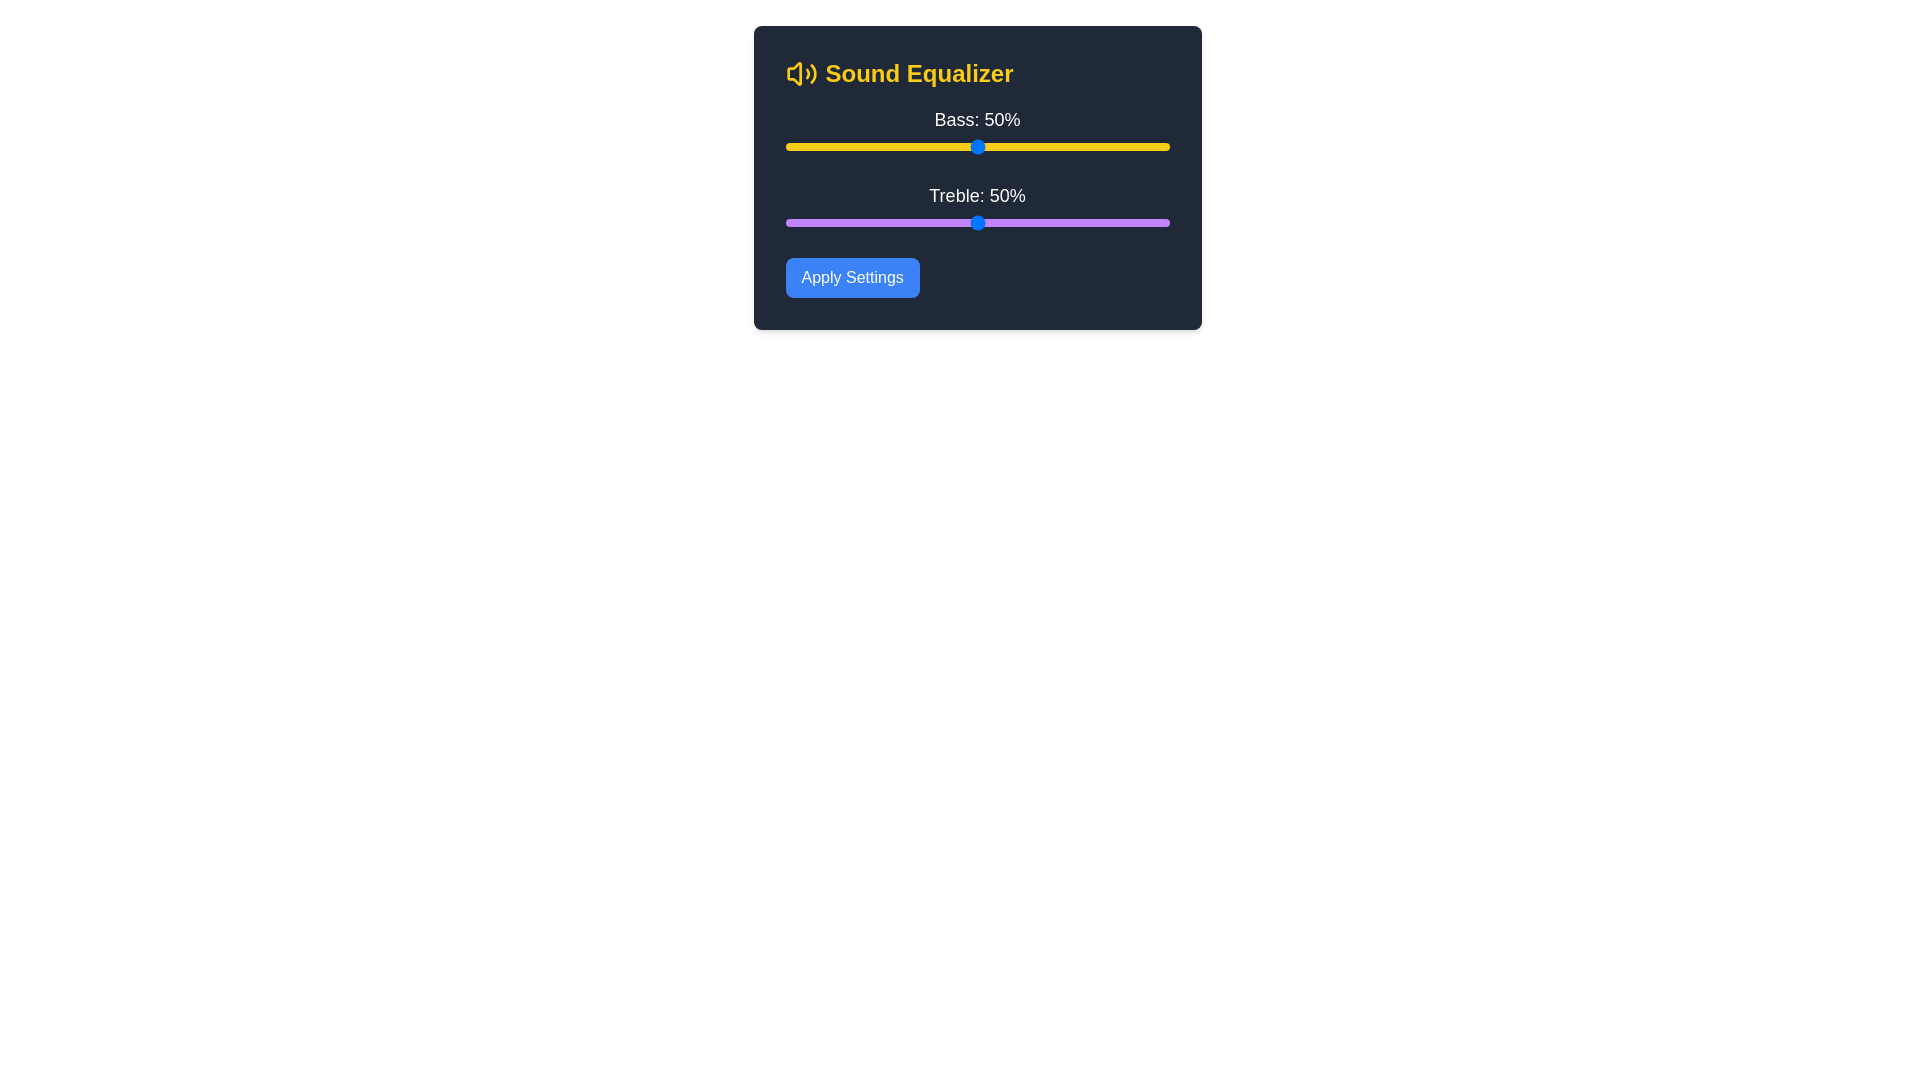 This screenshot has width=1920, height=1080. Describe the element at coordinates (1027, 223) in the screenshot. I see `the treble slider to 63%` at that location.